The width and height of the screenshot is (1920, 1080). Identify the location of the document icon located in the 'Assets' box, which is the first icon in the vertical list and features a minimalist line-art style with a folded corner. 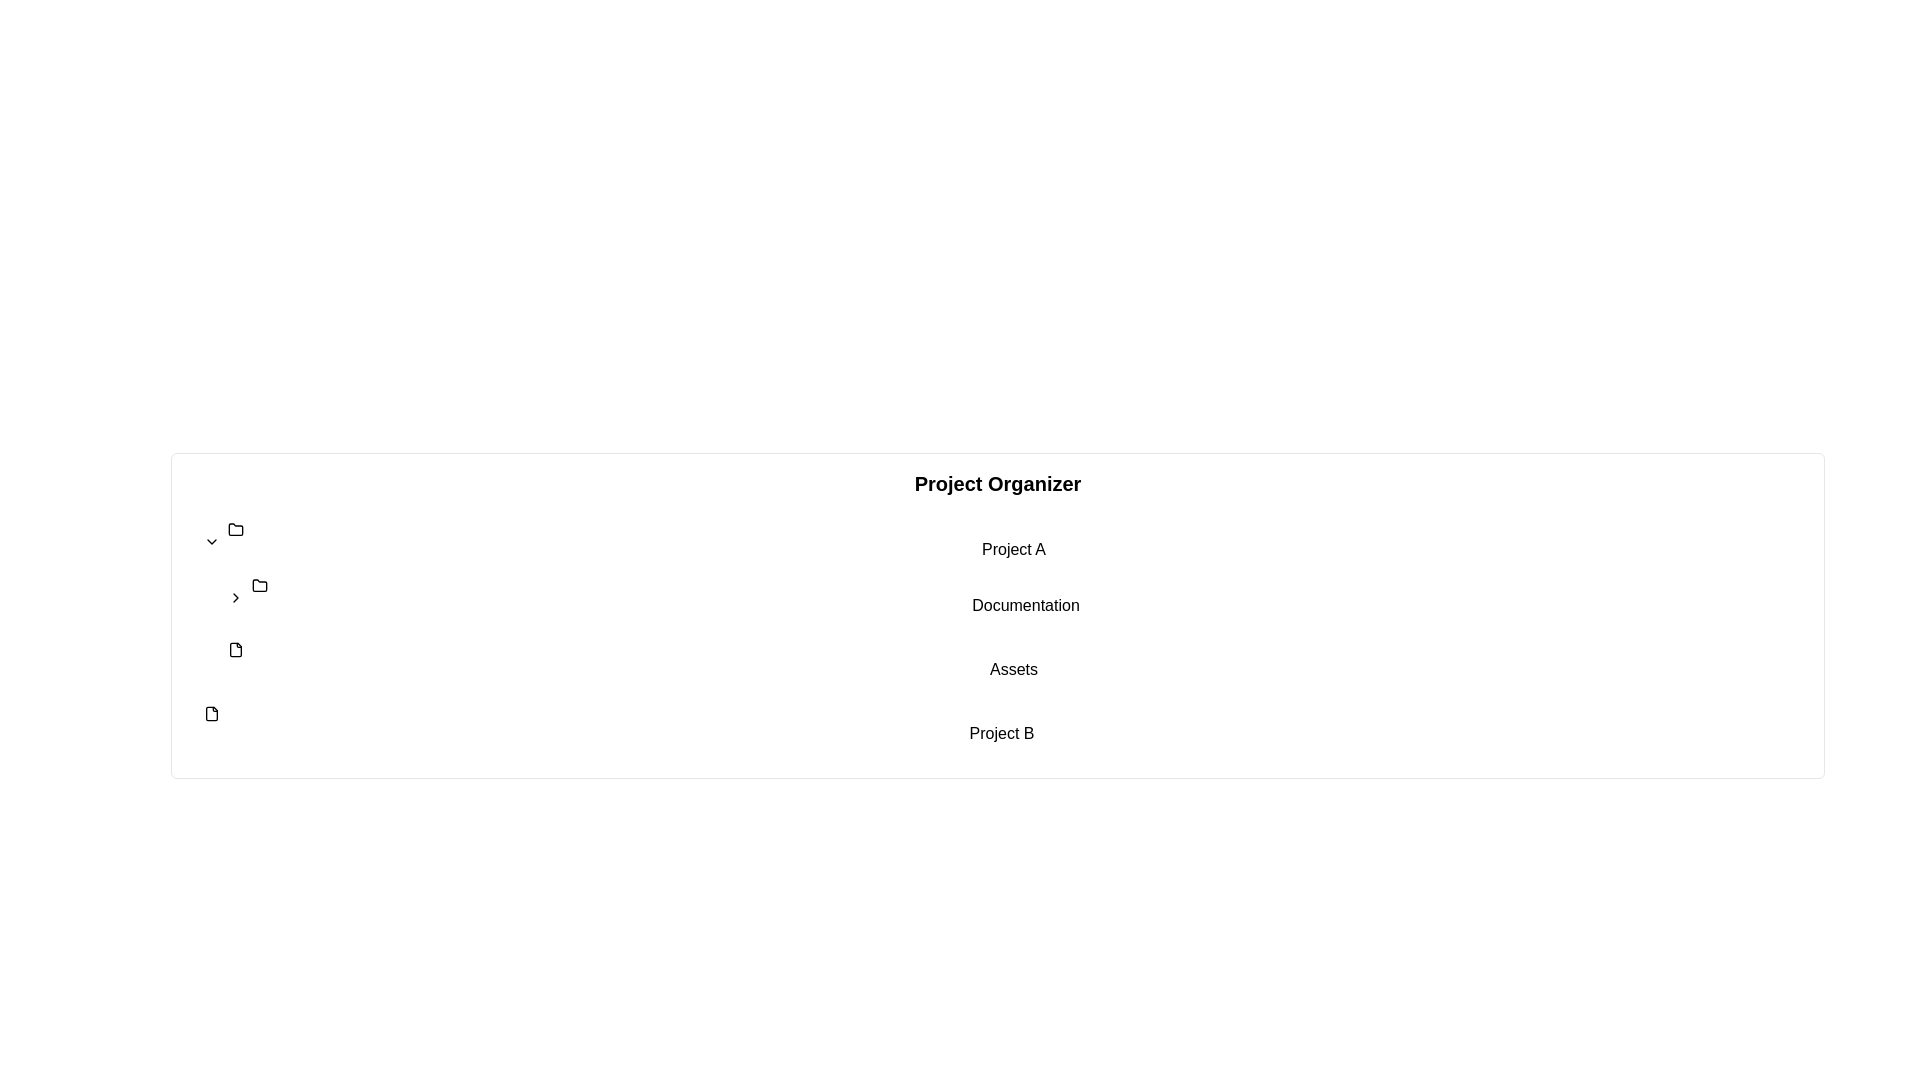
(235, 650).